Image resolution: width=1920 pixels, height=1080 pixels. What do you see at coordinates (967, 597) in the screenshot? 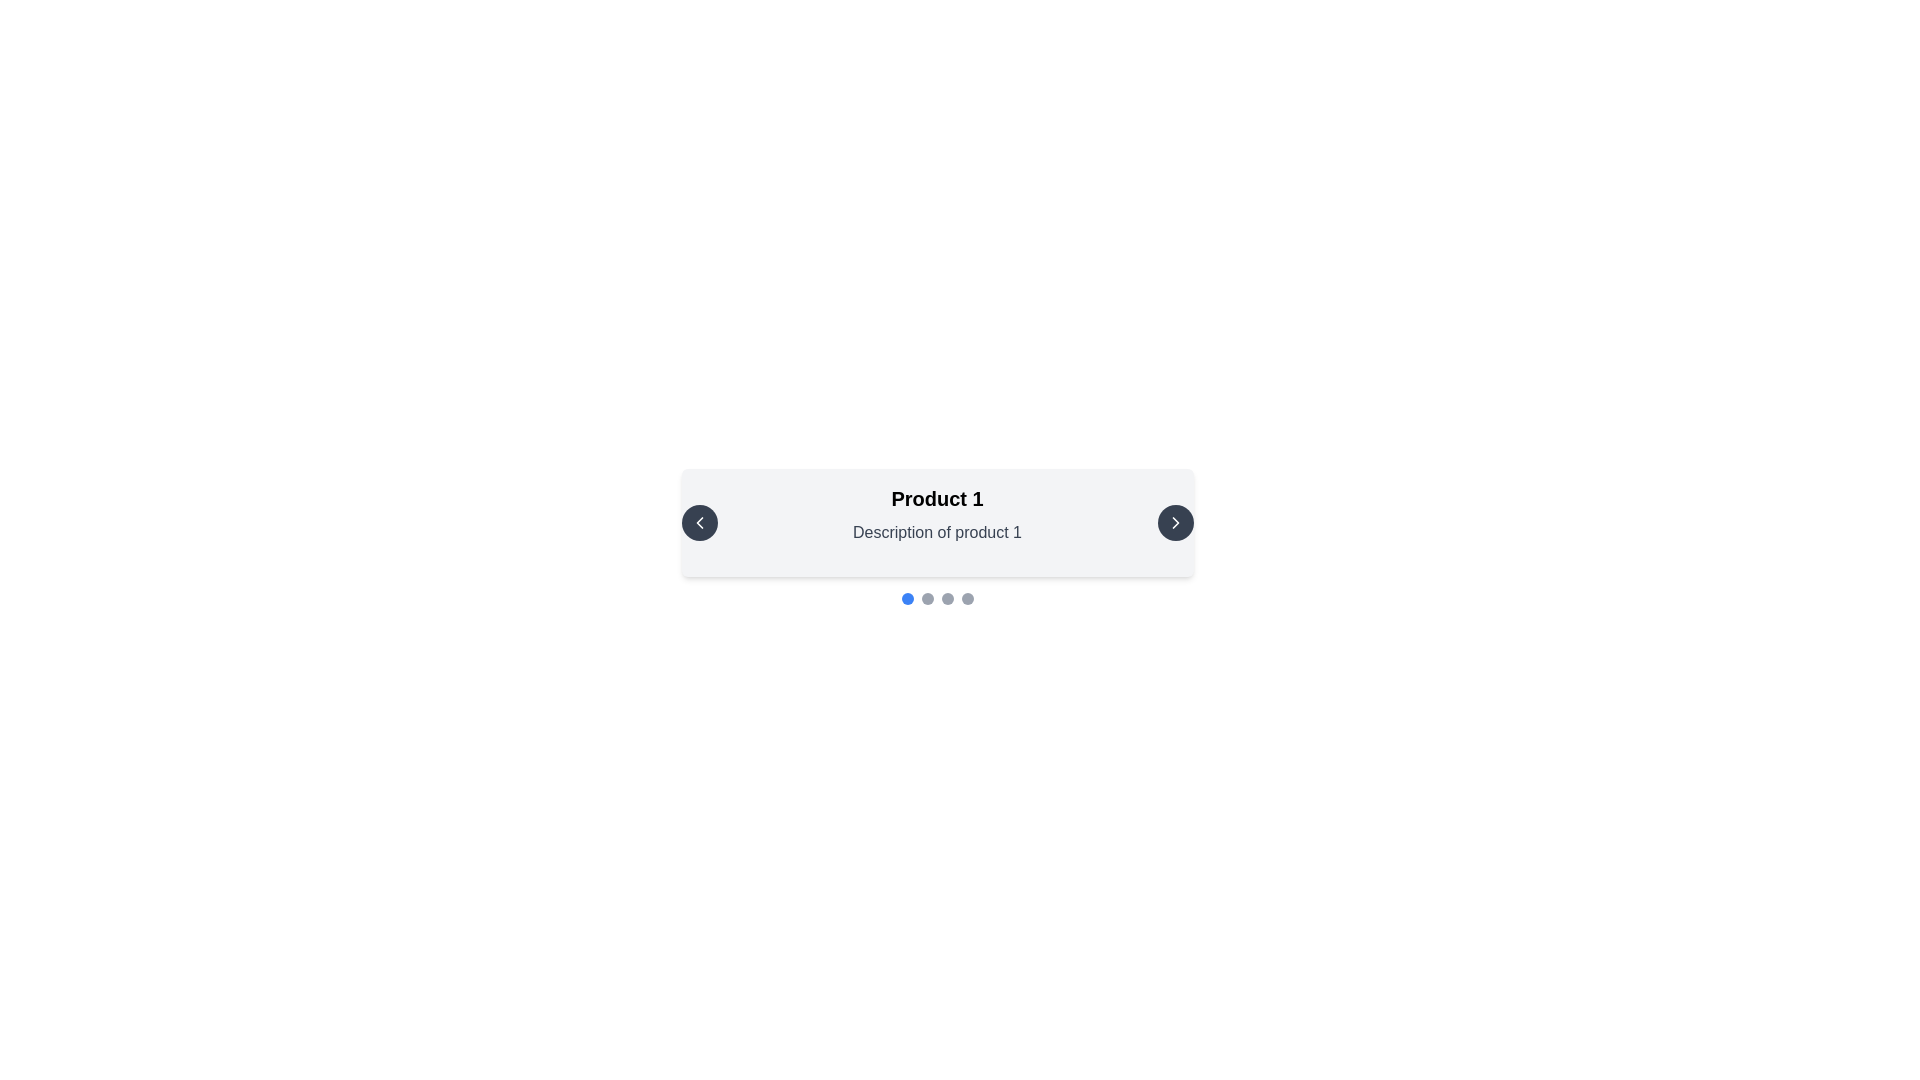
I see `the fourth navigational indicator located beneath the product display area` at bounding box center [967, 597].